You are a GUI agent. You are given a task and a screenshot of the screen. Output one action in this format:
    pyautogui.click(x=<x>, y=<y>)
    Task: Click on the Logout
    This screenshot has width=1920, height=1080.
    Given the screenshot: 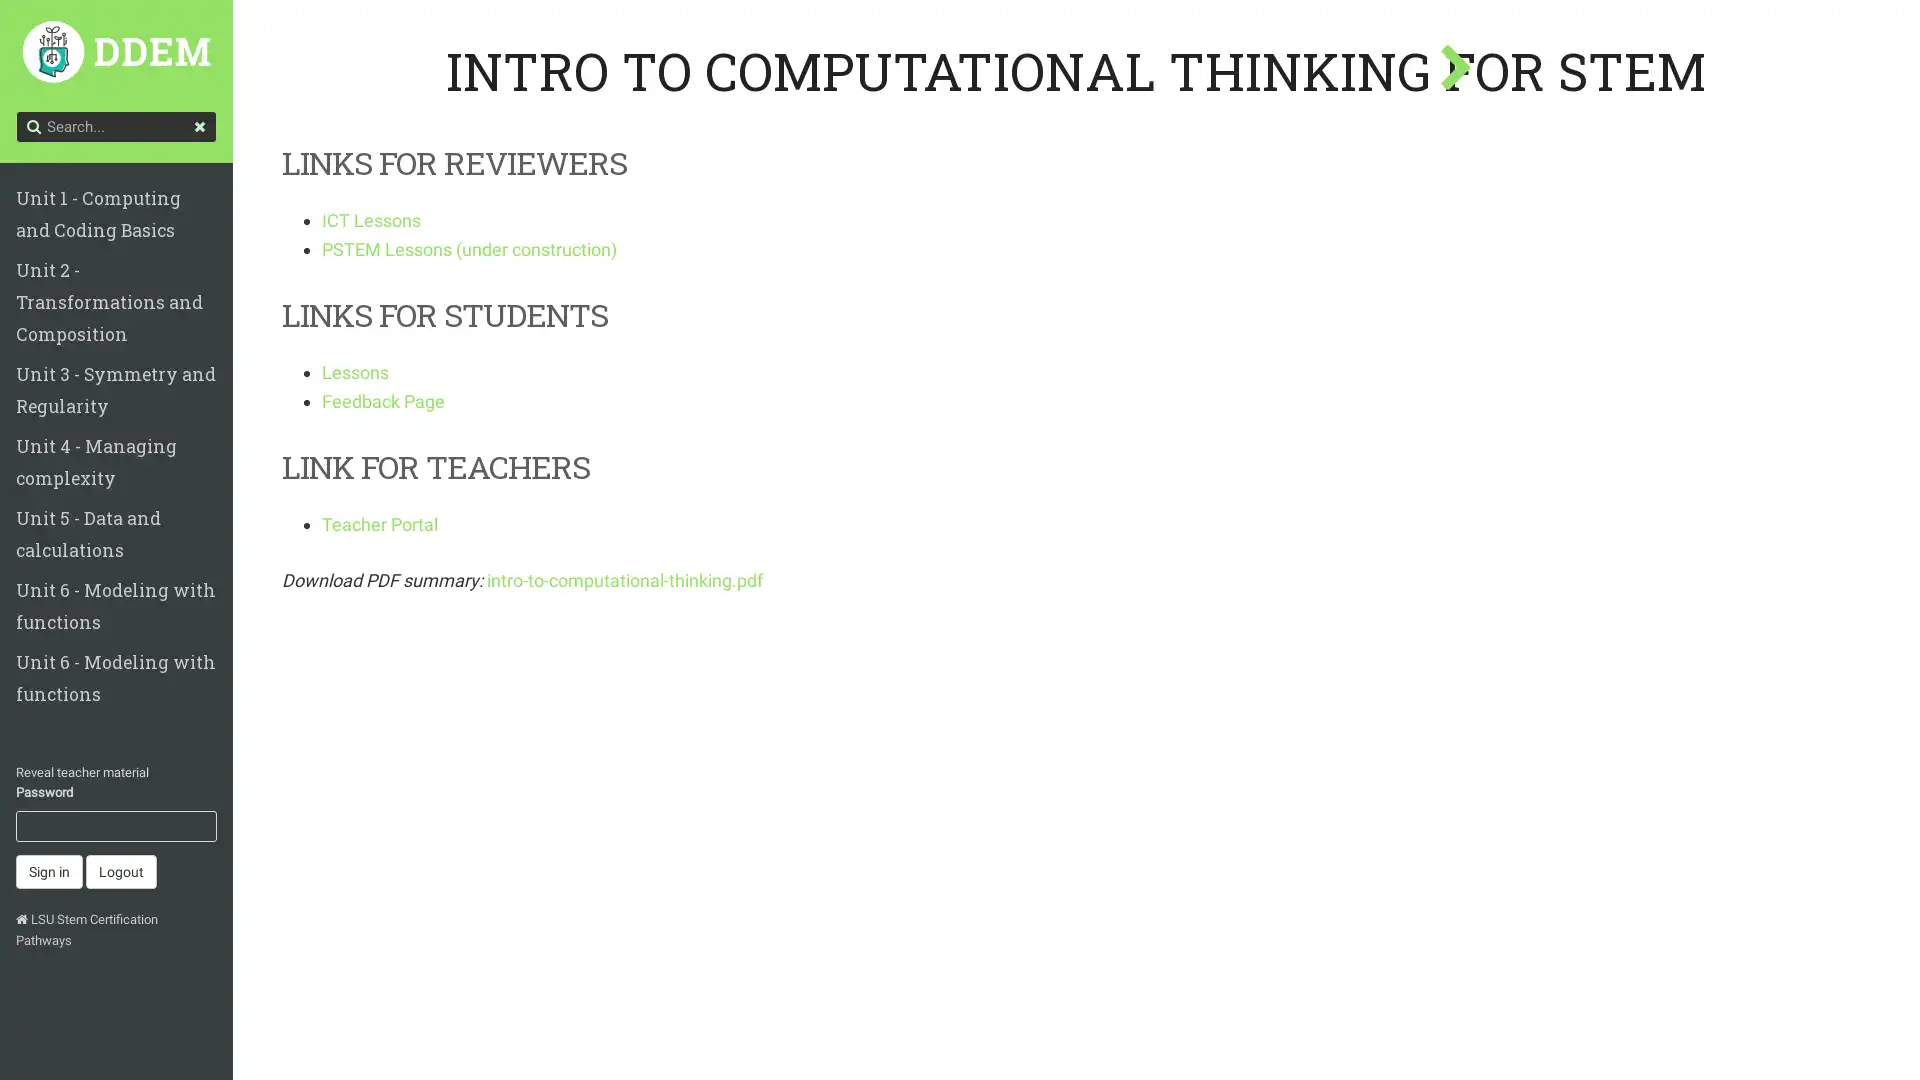 What is the action you would take?
    pyautogui.click(x=120, y=798)
    